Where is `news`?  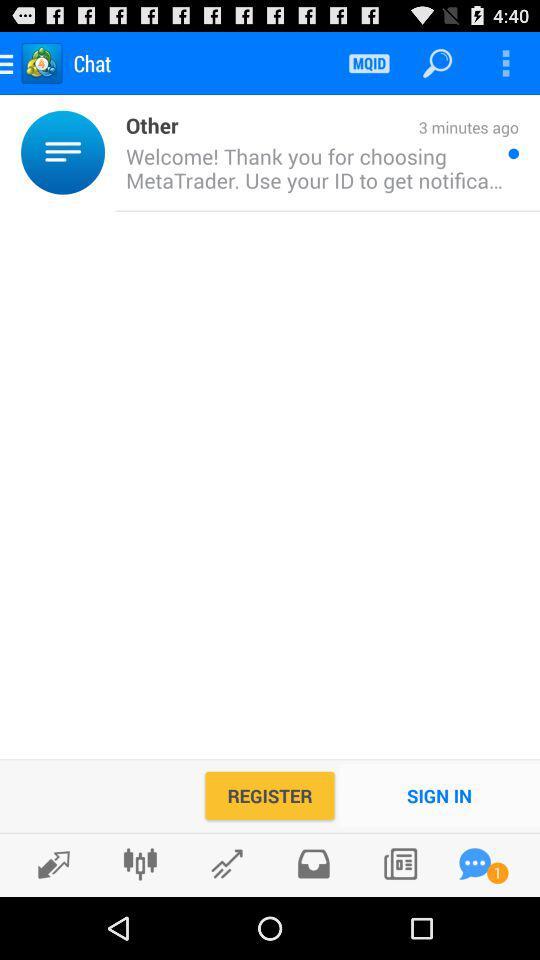 news is located at coordinates (400, 863).